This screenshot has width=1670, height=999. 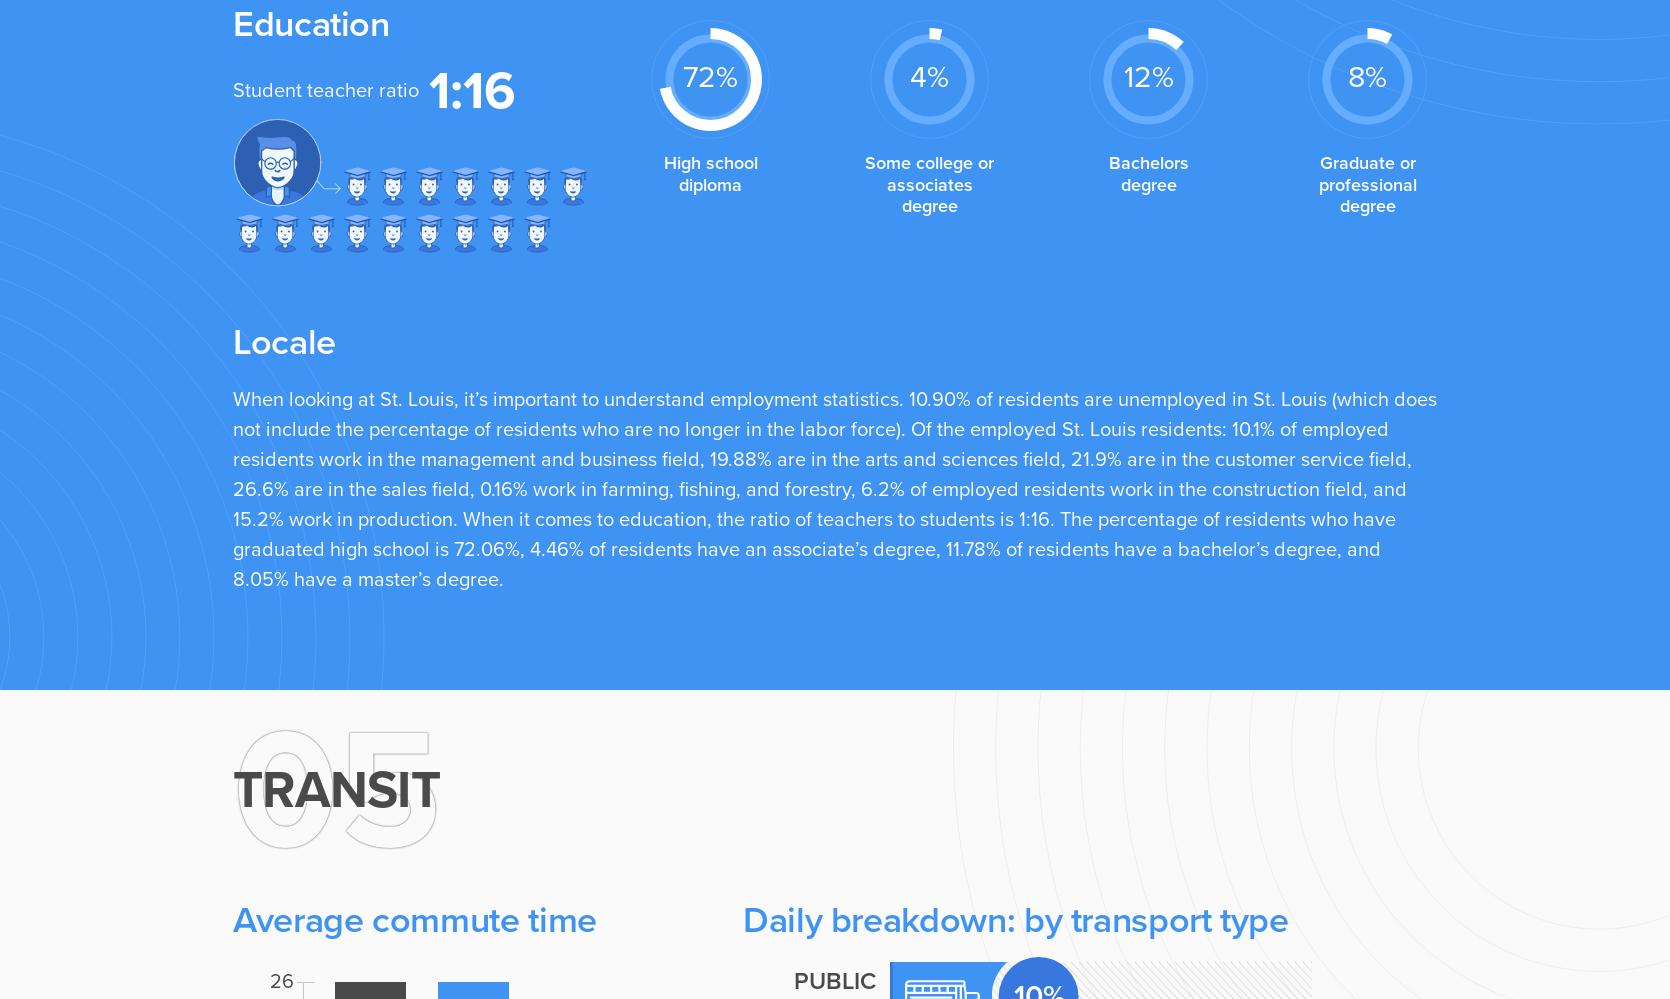 What do you see at coordinates (283, 342) in the screenshot?
I see `'Locale'` at bounding box center [283, 342].